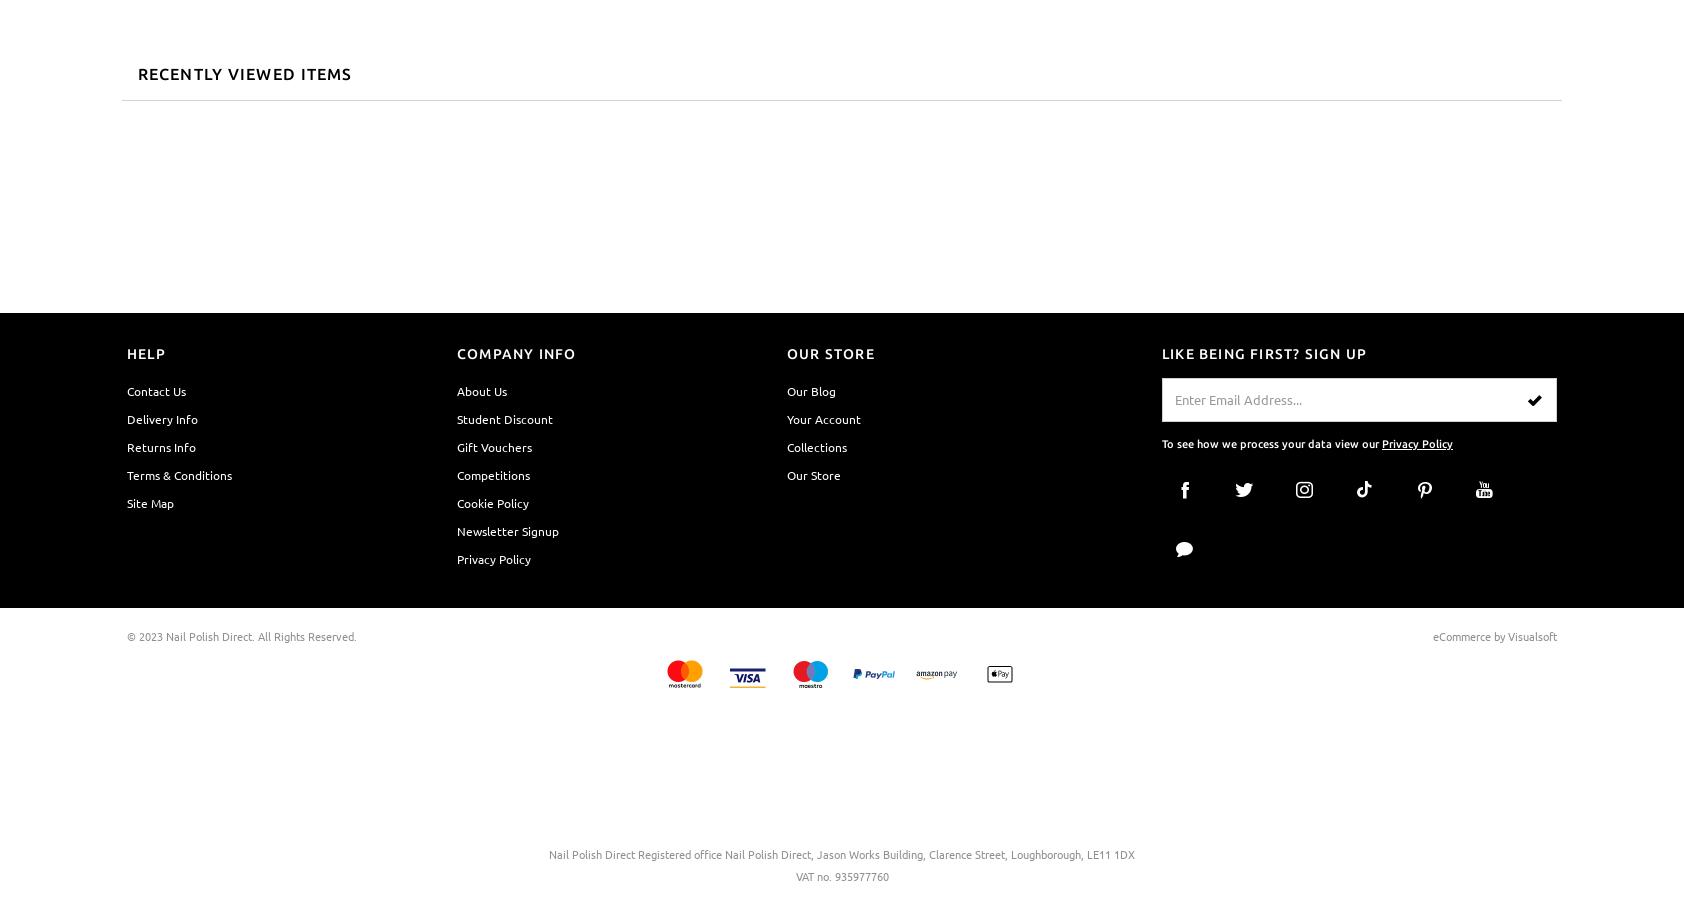 The width and height of the screenshot is (1684, 898). What do you see at coordinates (506, 529) in the screenshot?
I see `'Newsletter Signup'` at bounding box center [506, 529].